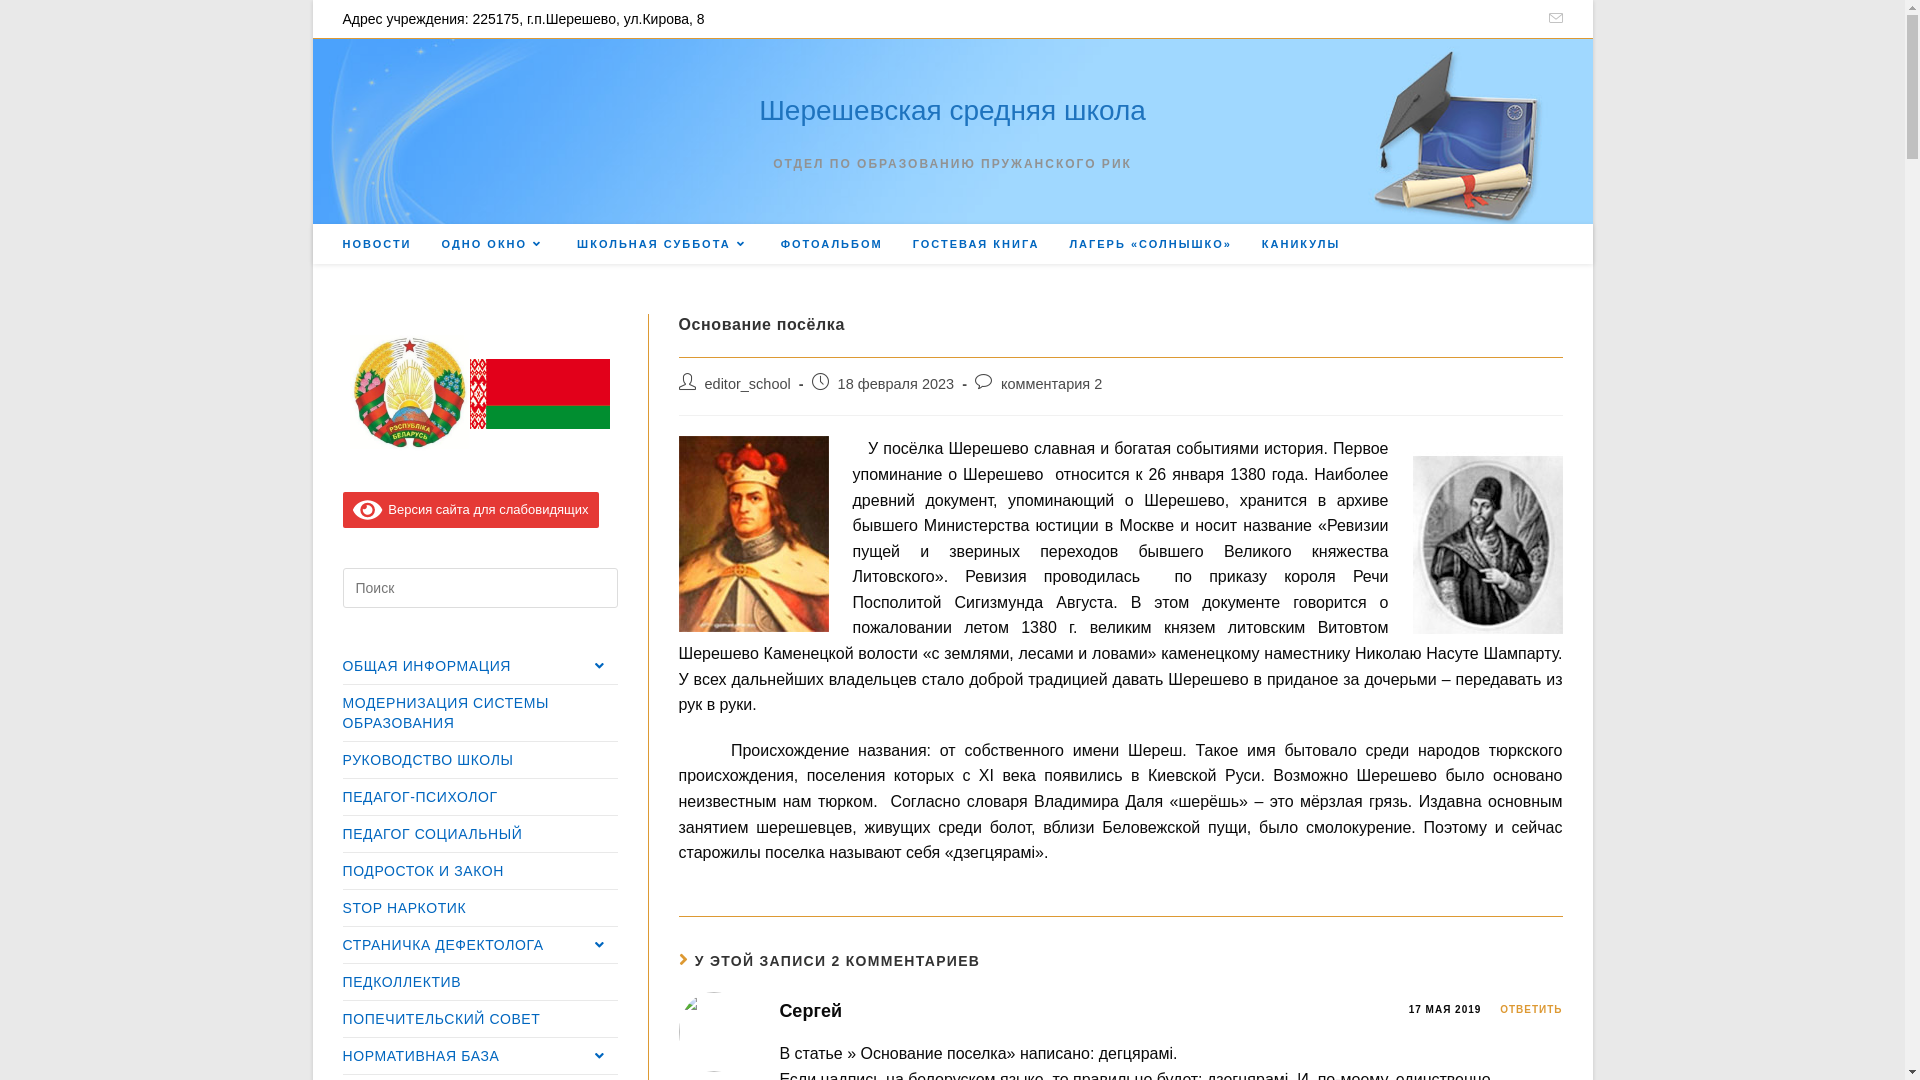 This screenshot has height=1080, width=1920. I want to click on 'editor_school', so click(746, 384).